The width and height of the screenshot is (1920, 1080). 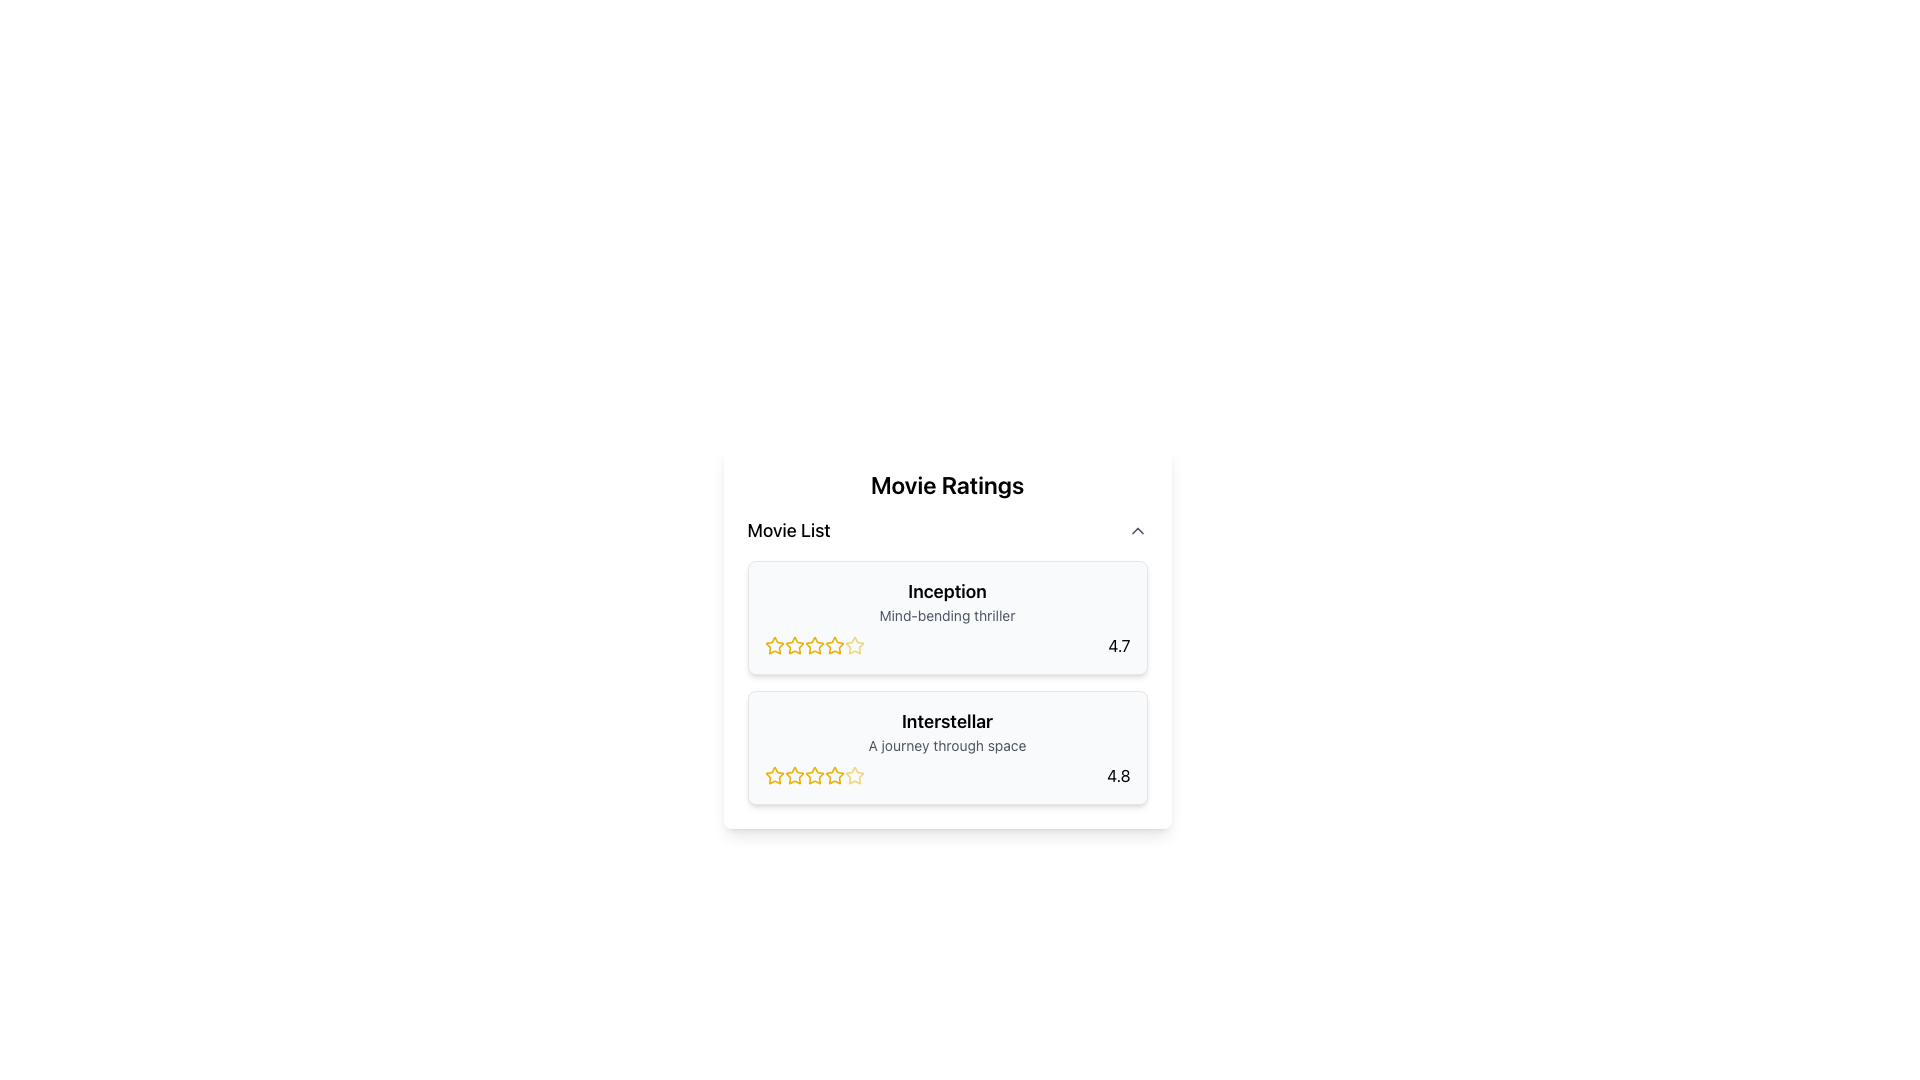 What do you see at coordinates (814, 645) in the screenshot?
I see `the second star icon in the rating section of the first movie entry` at bounding box center [814, 645].